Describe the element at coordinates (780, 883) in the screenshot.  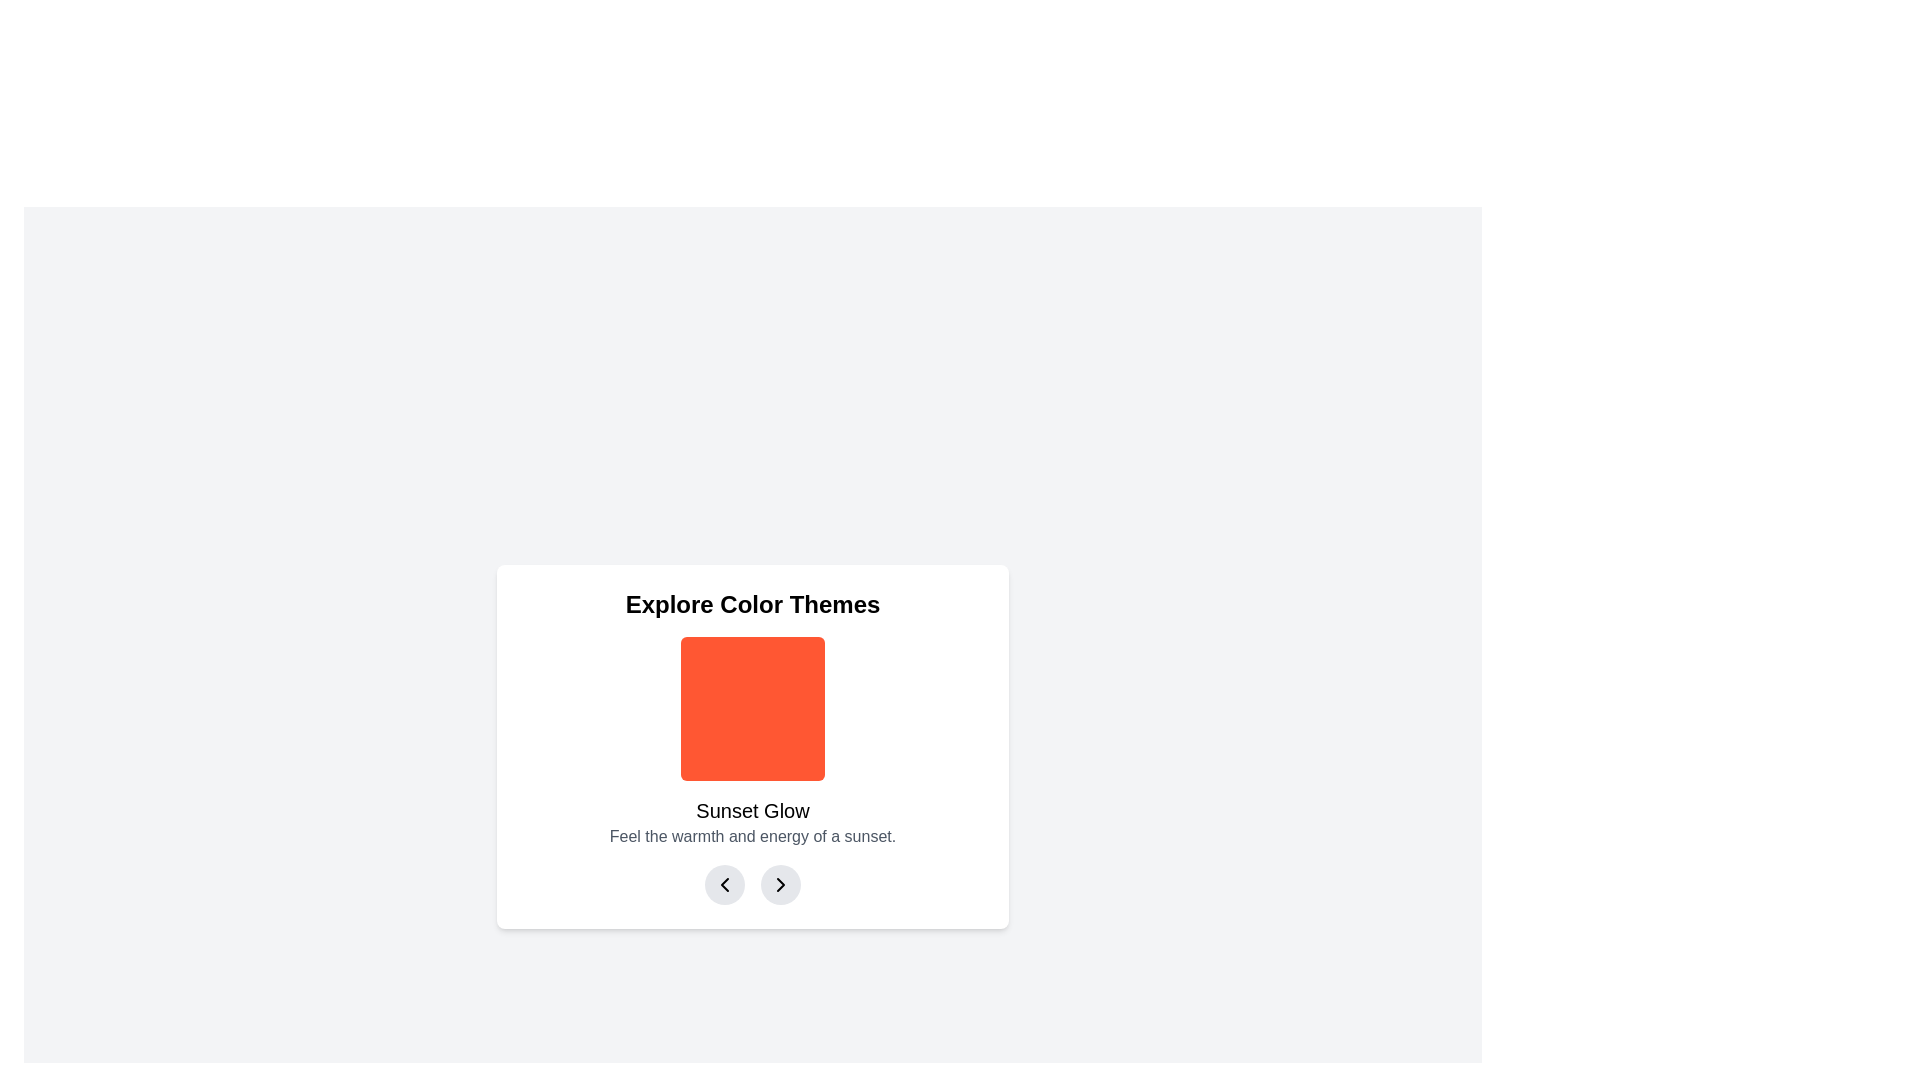
I see `the rightwards chevron arrow icon located within the circular button below the 'Sunset Glow' text` at that location.